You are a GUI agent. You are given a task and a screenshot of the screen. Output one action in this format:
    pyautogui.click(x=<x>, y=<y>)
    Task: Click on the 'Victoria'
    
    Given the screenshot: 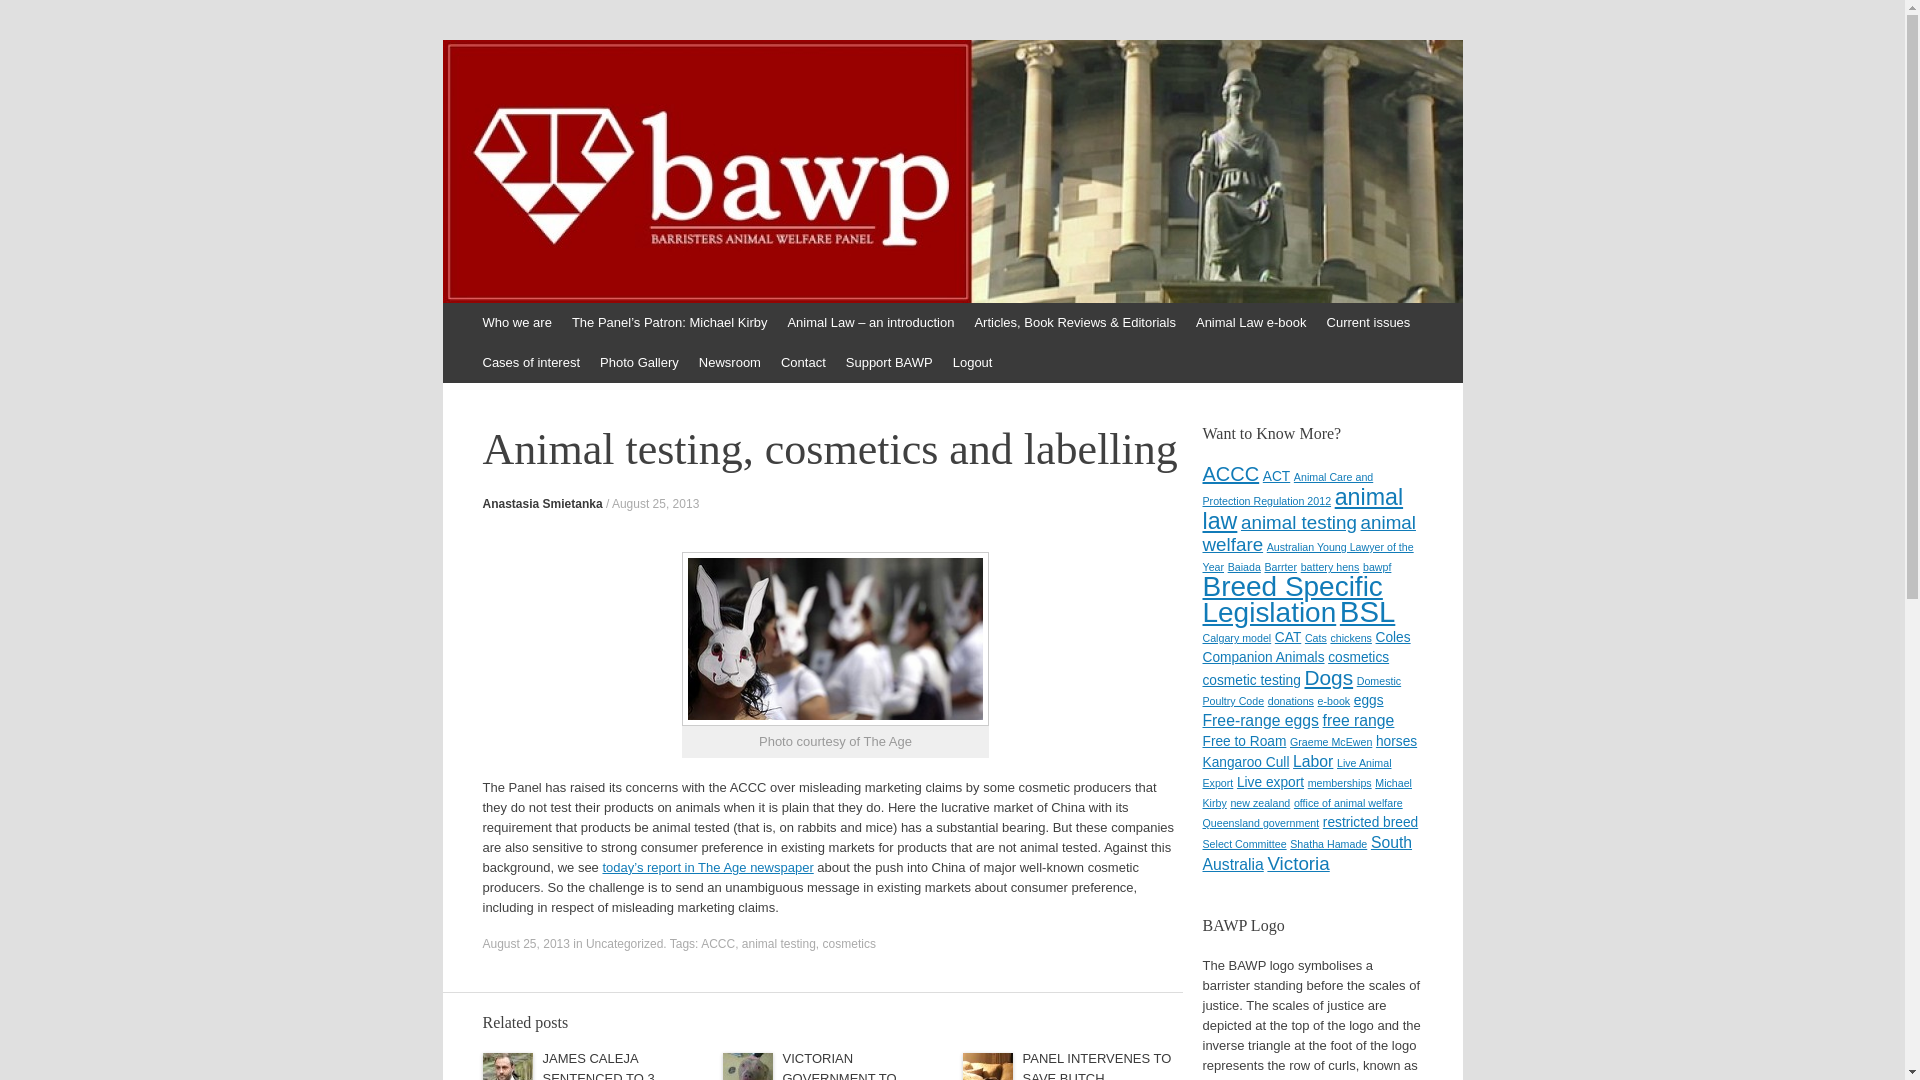 What is the action you would take?
    pyautogui.click(x=1297, y=862)
    